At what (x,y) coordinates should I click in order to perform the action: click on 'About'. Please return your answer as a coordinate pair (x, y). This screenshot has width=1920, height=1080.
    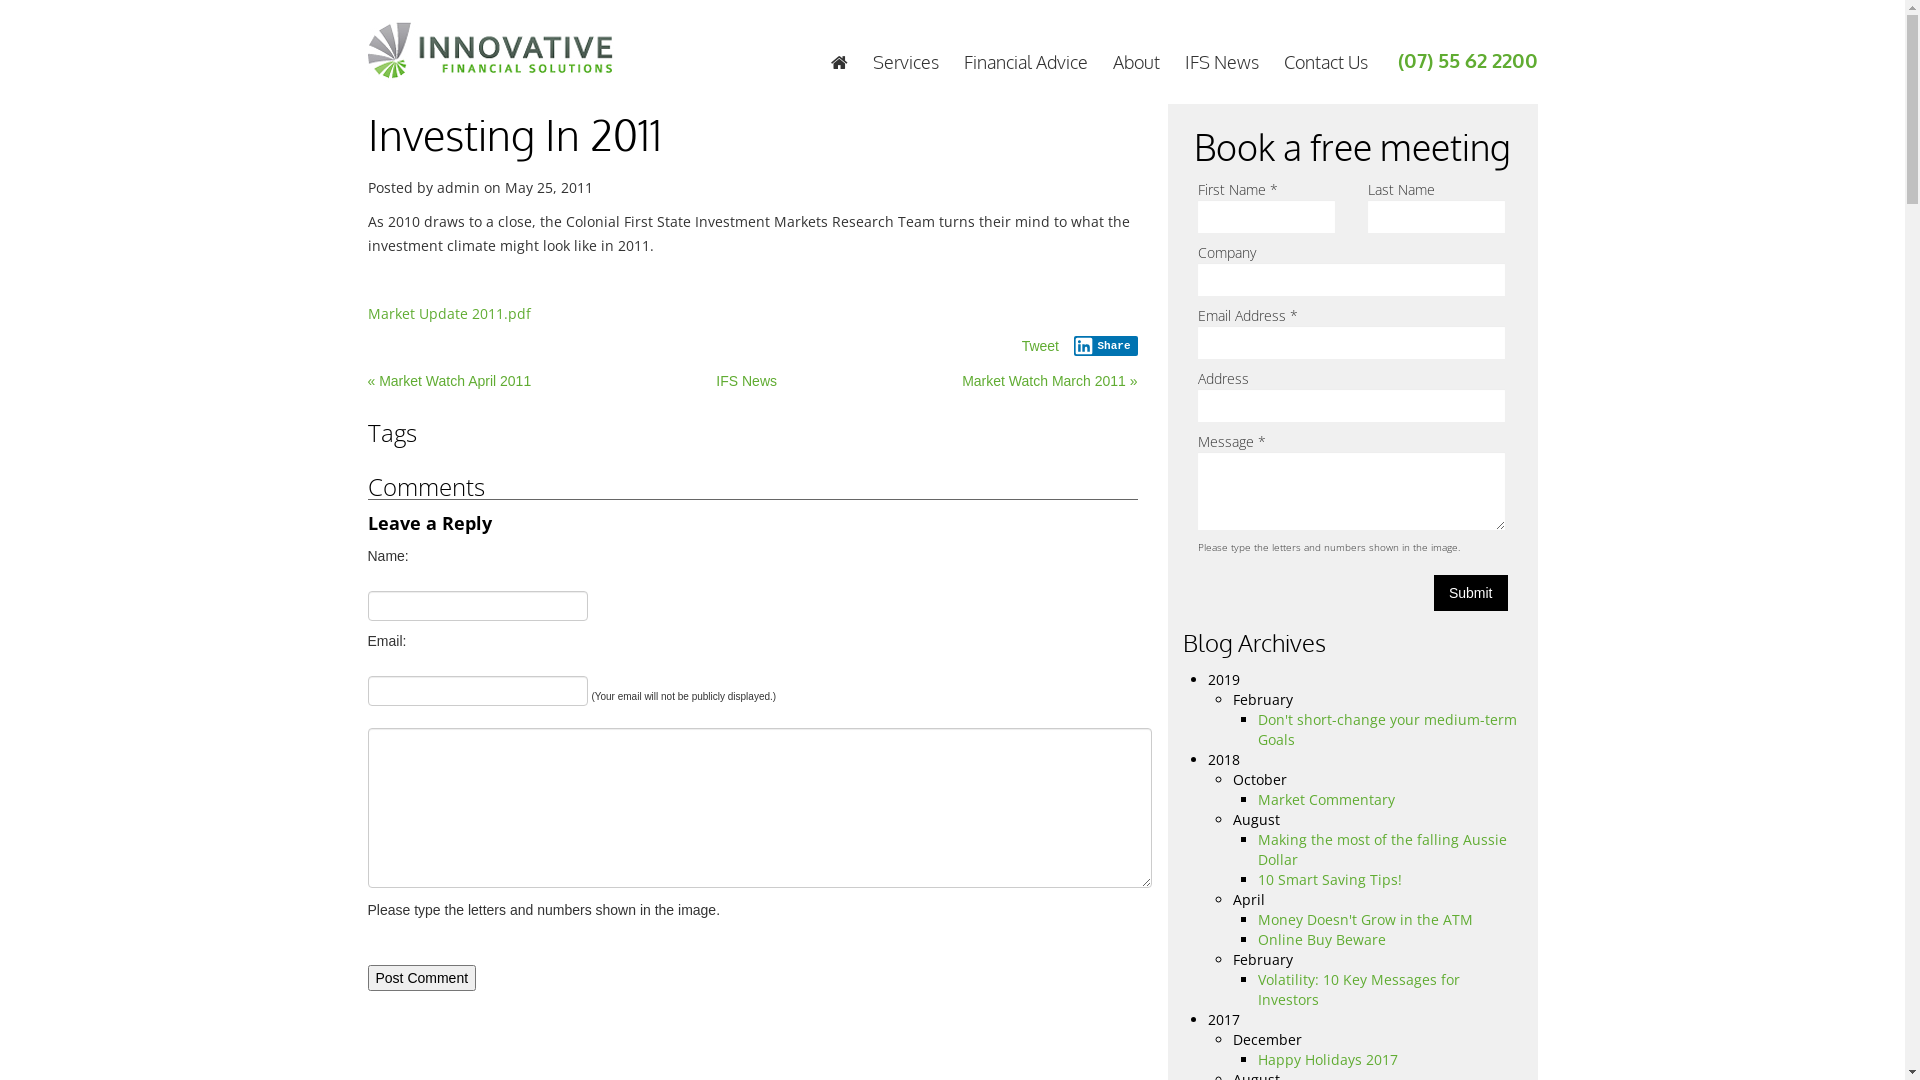
    Looking at the image, I should click on (1135, 60).